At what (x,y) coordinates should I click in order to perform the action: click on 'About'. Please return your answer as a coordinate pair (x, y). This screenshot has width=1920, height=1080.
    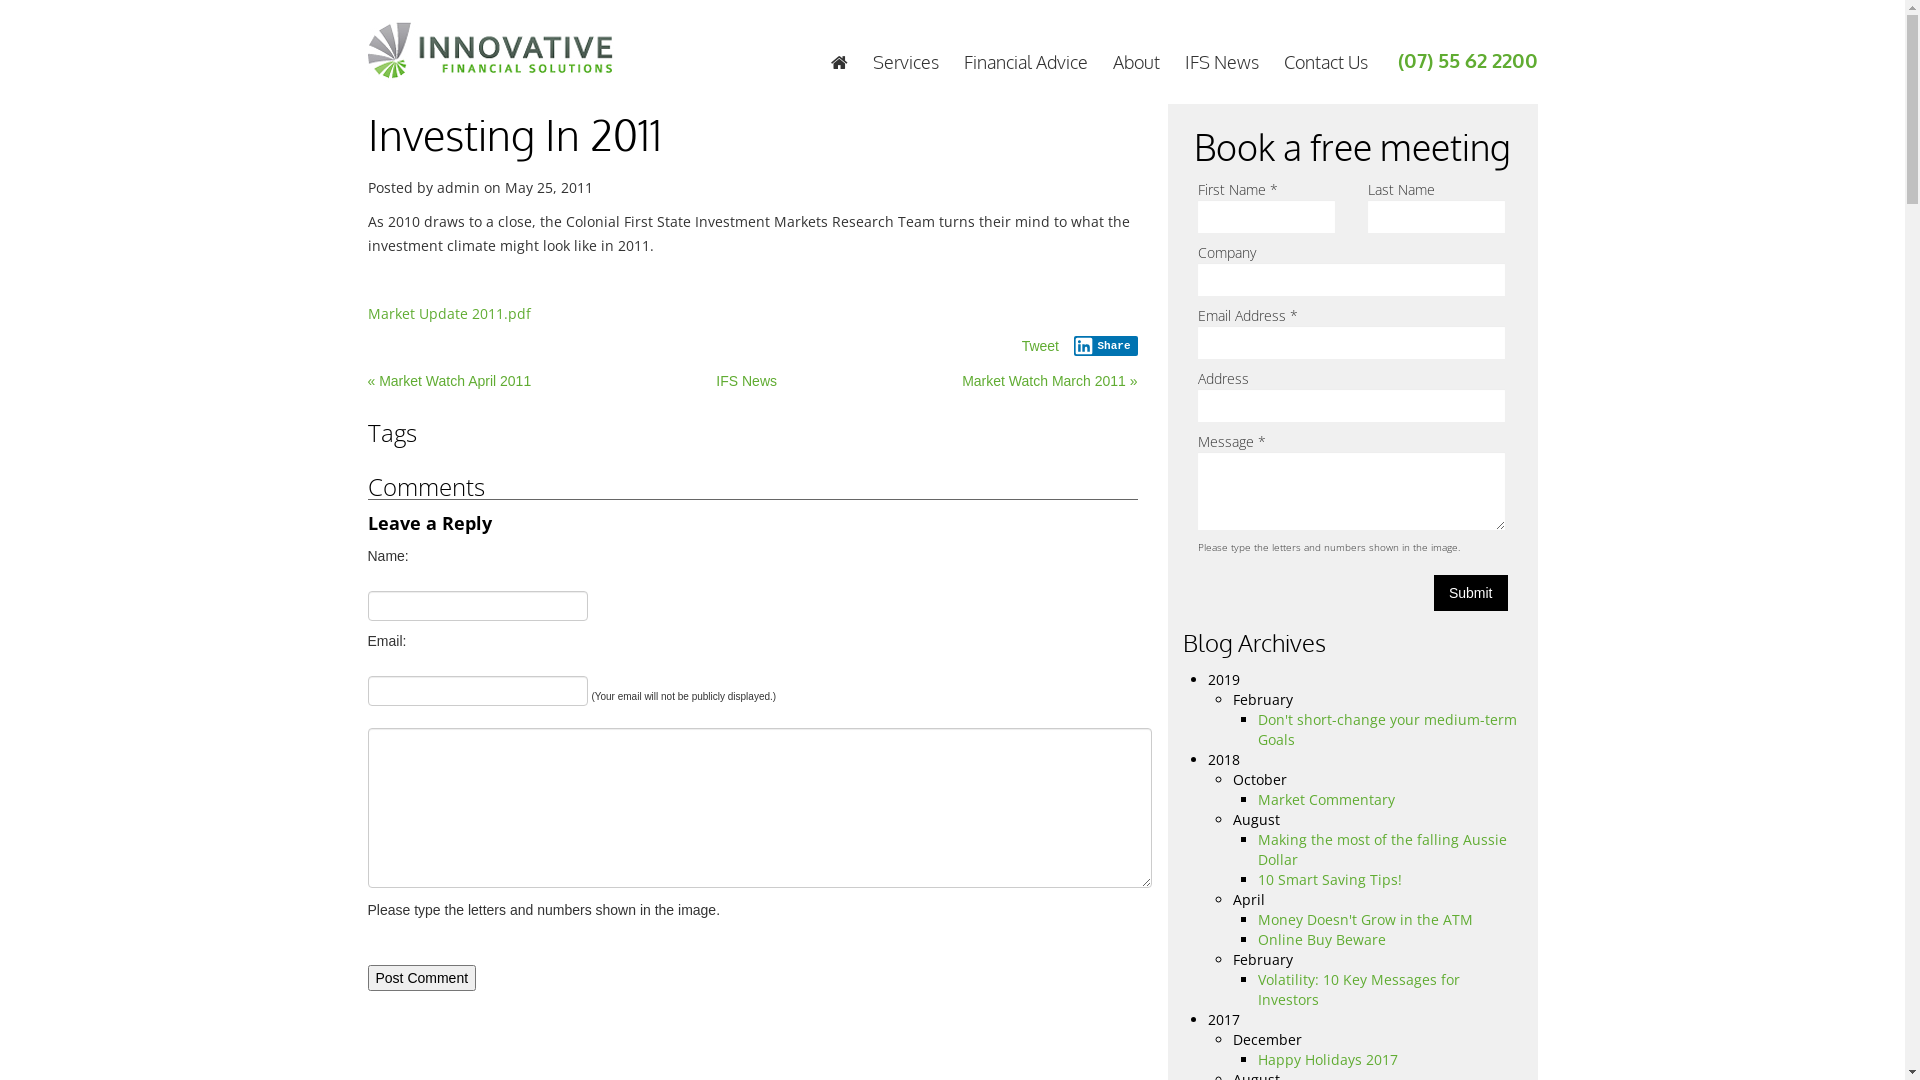
    Looking at the image, I should click on (1135, 60).